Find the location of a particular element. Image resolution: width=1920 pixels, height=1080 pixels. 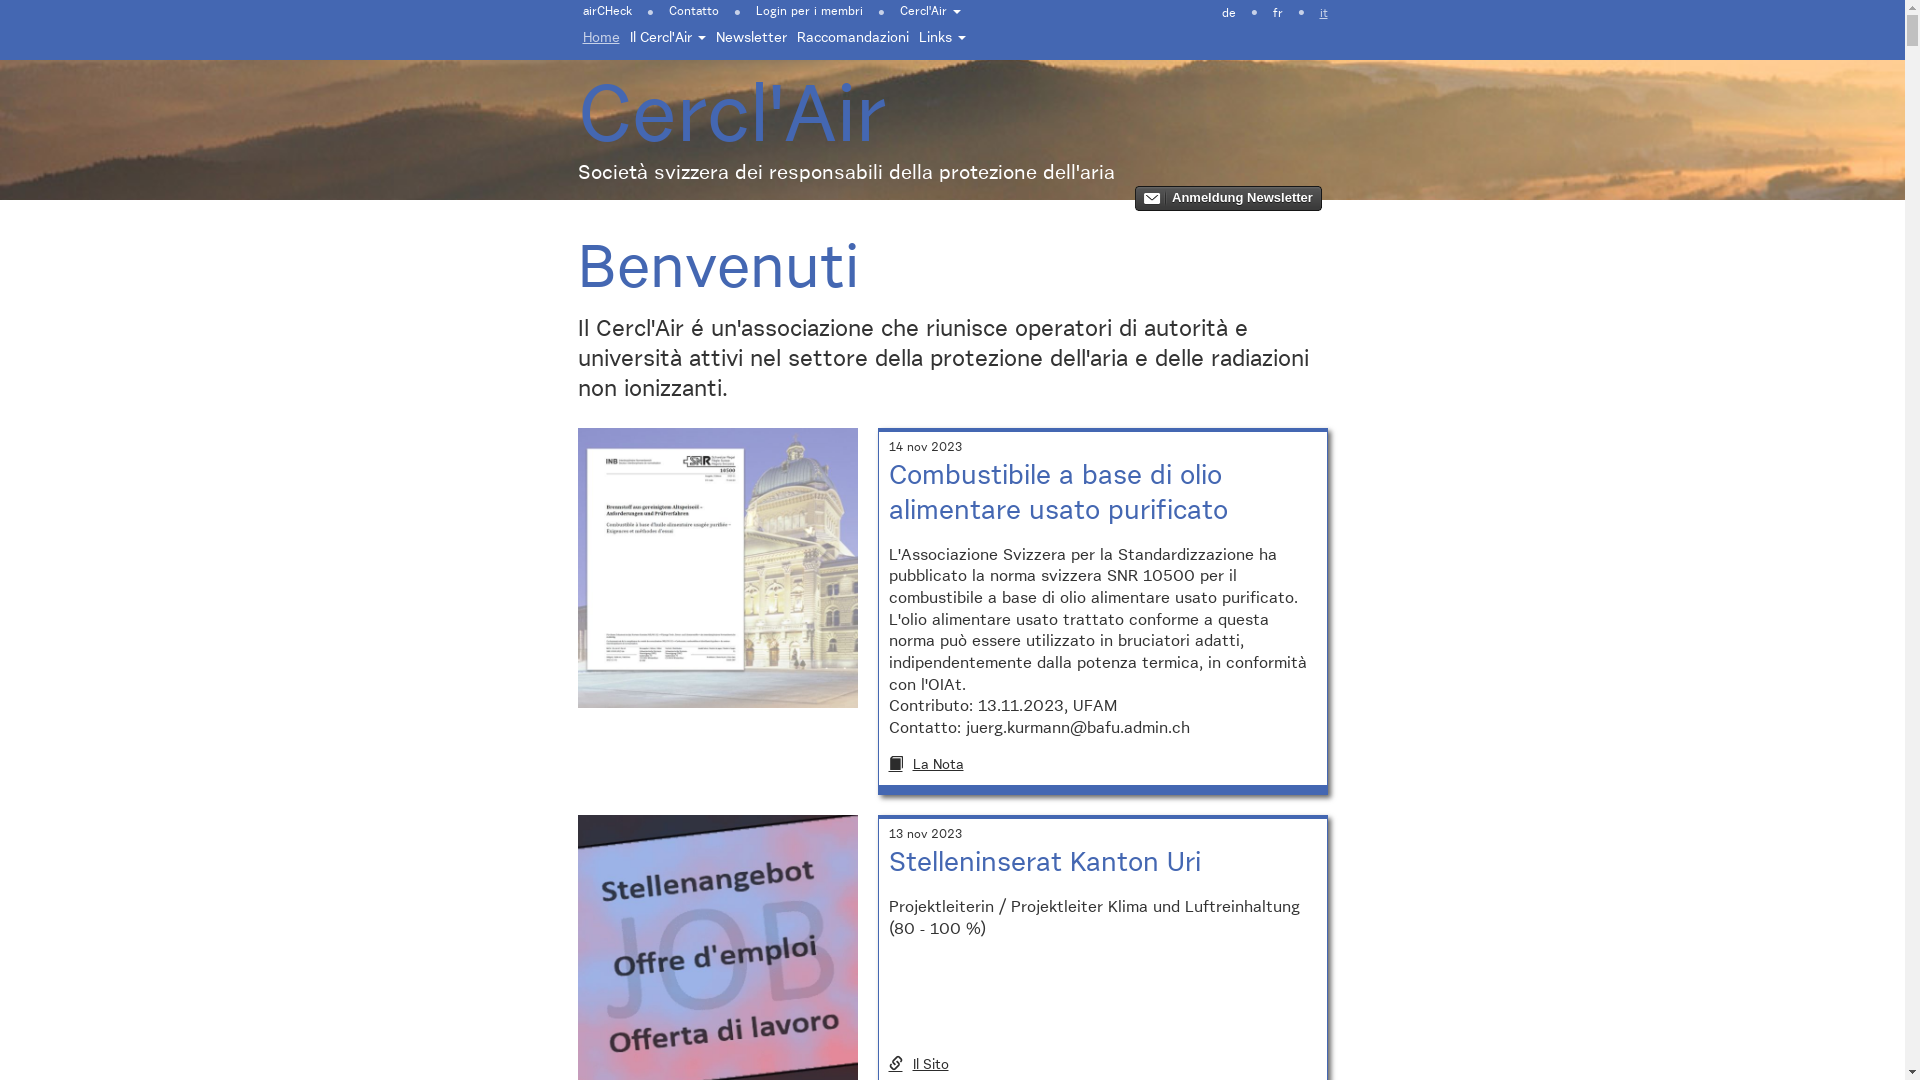

'Links' is located at coordinates (912, 38).